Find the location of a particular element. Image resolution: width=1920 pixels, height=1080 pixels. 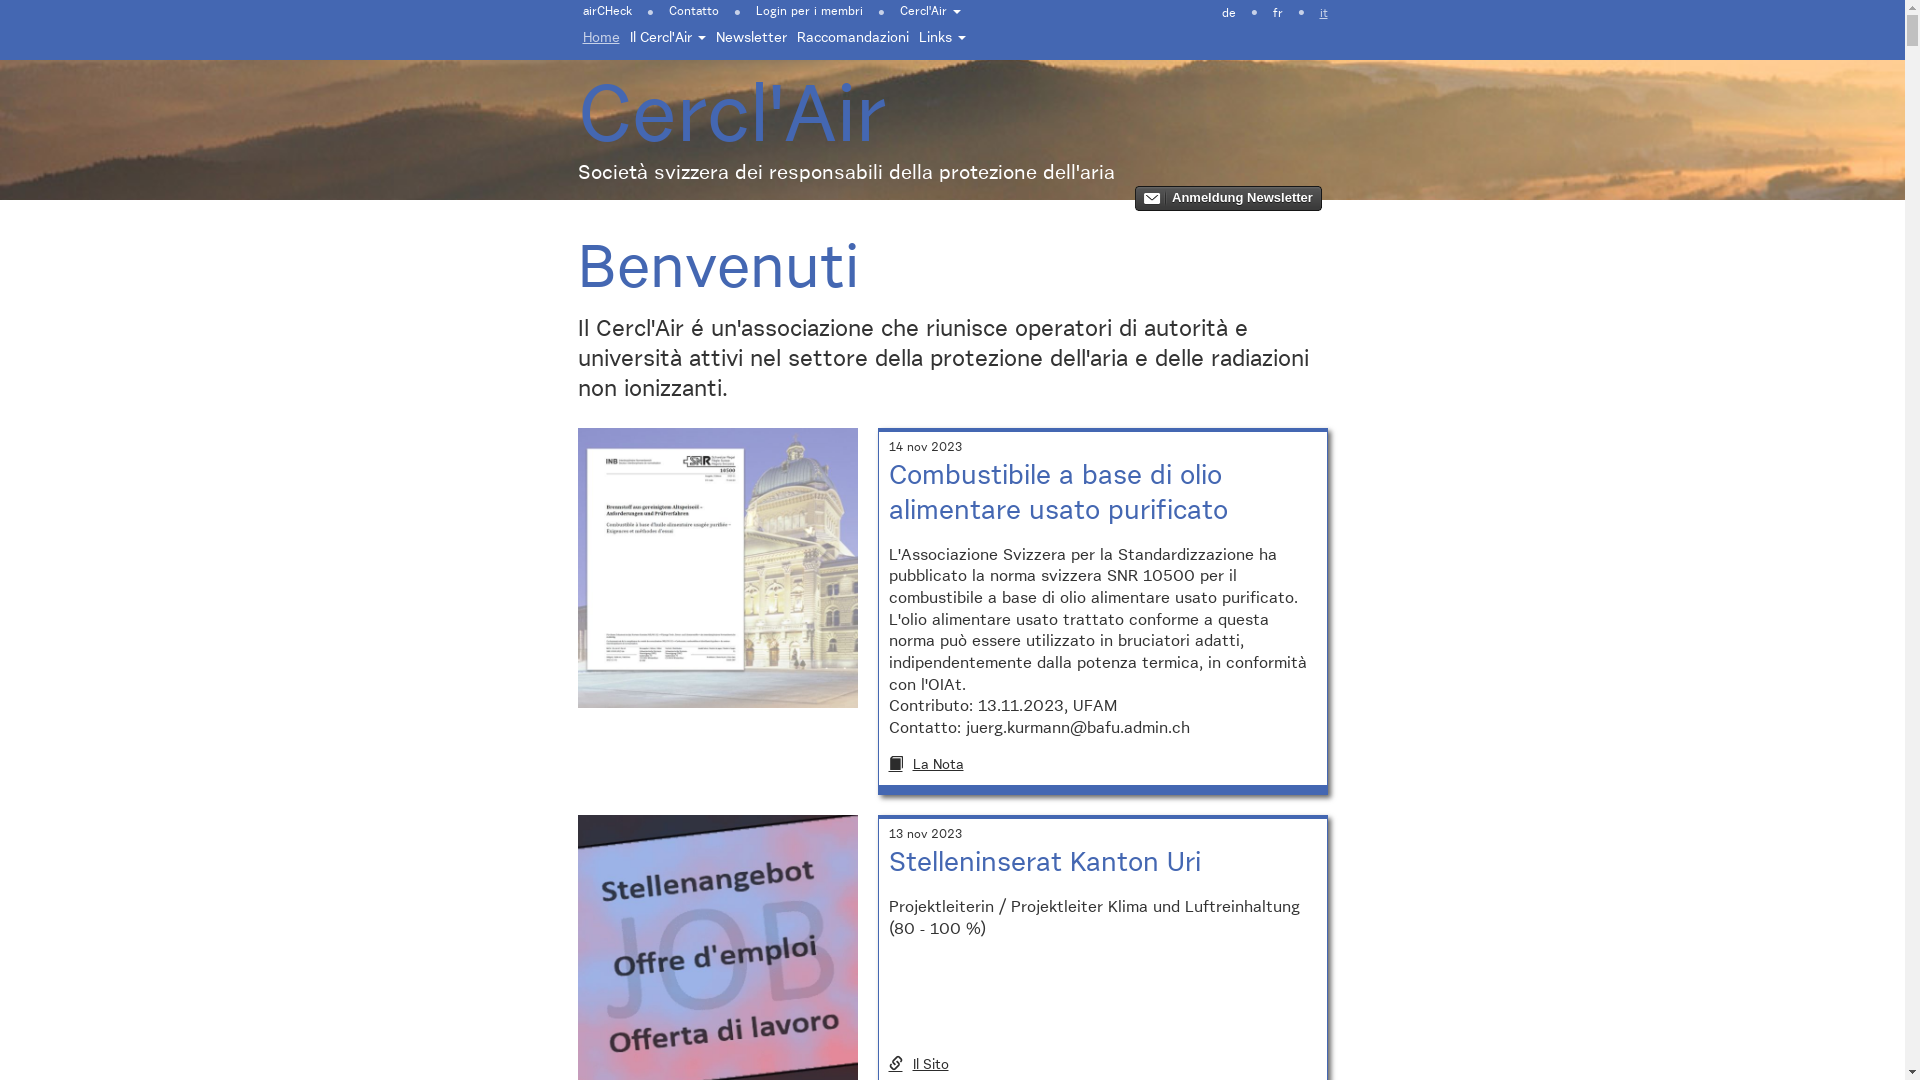

'Links' is located at coordinates (912, 38).